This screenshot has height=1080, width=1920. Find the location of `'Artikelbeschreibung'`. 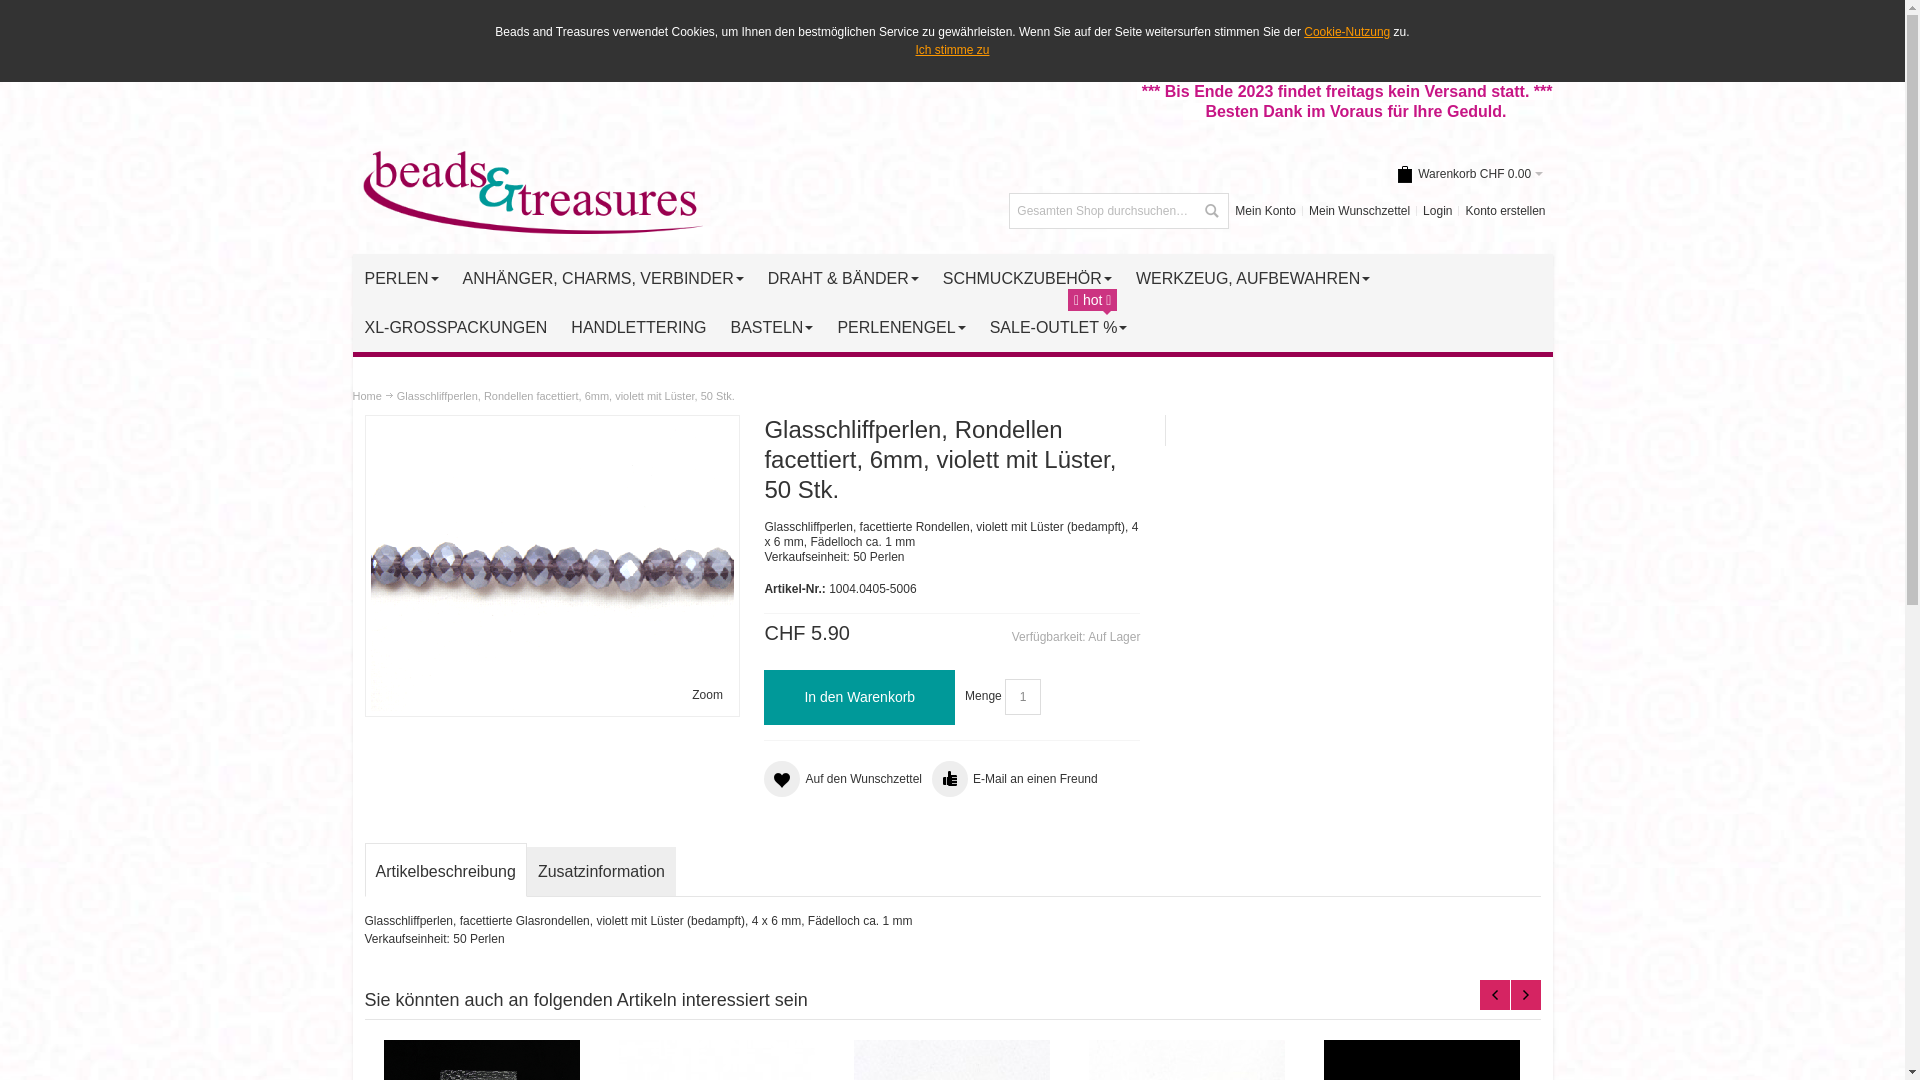

'Artikelbeschreibung' is located at coordinates (364, 869).